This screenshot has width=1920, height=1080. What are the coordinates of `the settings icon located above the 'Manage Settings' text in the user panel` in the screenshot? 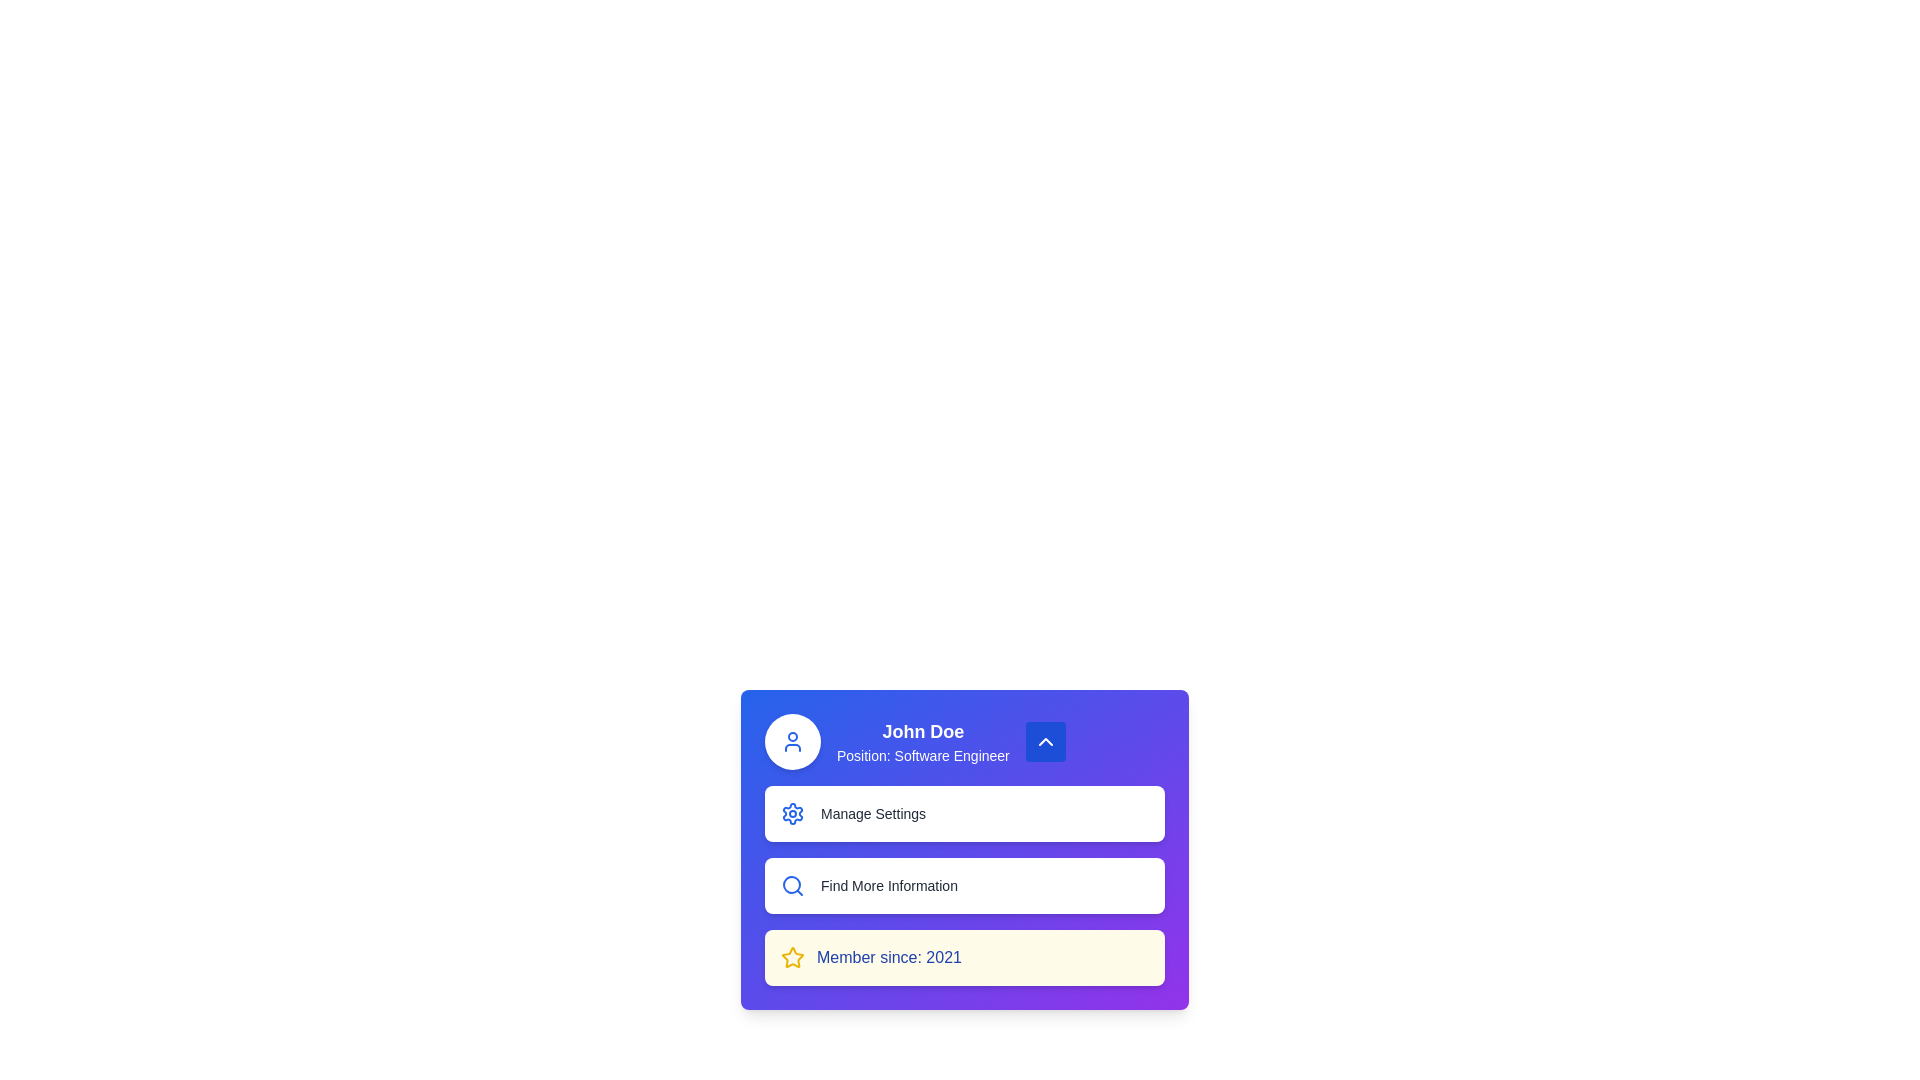 It's located at (791, 813).